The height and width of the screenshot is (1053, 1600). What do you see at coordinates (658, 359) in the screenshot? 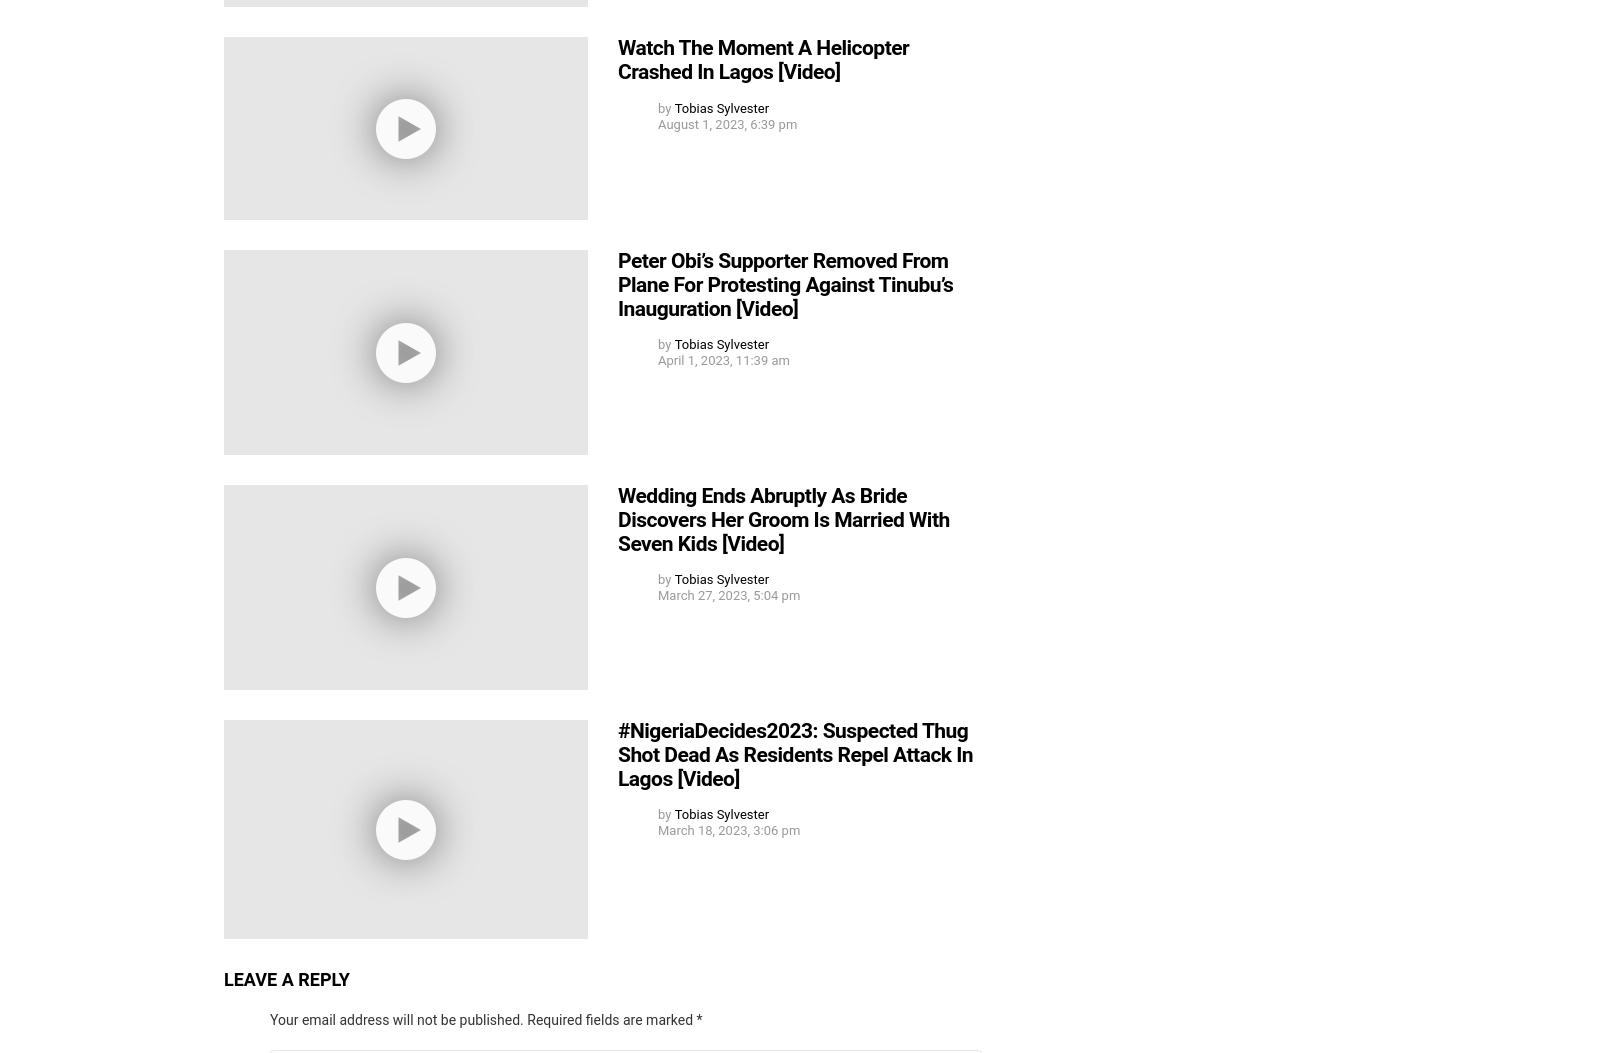
I see `'April 1, 2023, 11:39 am'` at bounding box center [658, 359].